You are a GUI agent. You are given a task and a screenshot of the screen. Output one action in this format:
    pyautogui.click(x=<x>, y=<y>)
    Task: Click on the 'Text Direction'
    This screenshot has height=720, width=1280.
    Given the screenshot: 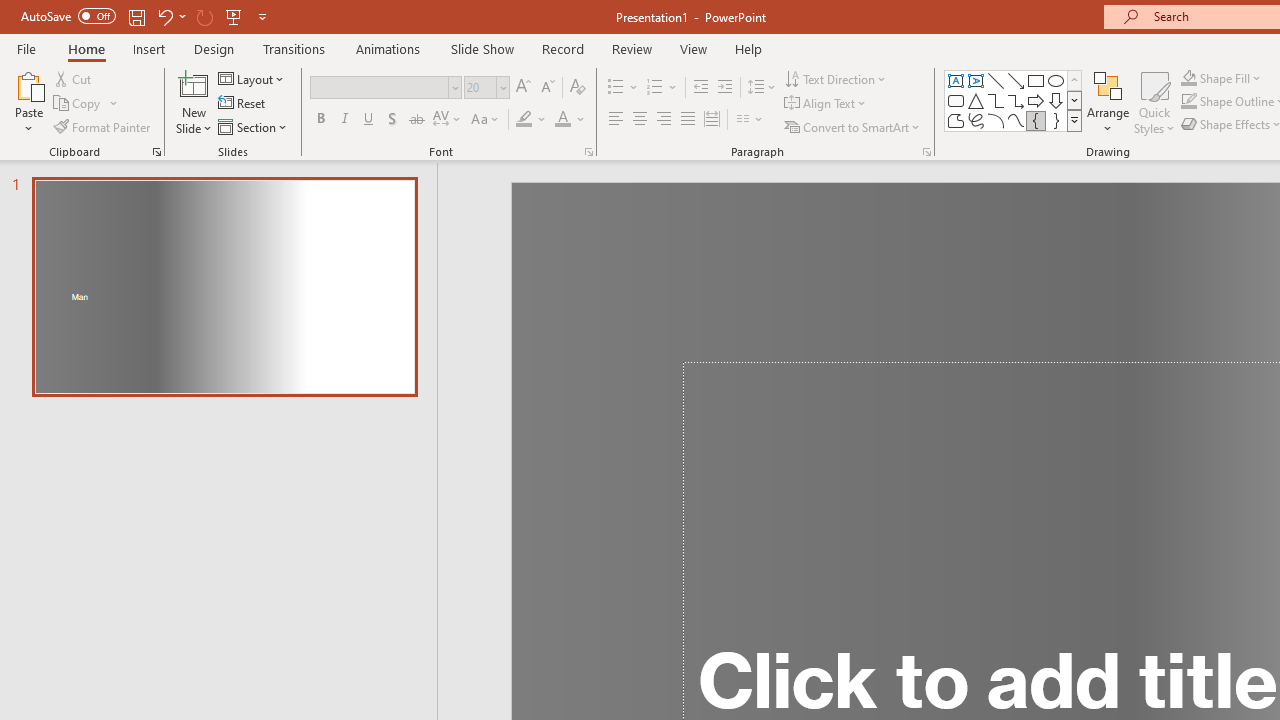 What is the action you would take?
    pyautogui.click(x=837, y=78)
    